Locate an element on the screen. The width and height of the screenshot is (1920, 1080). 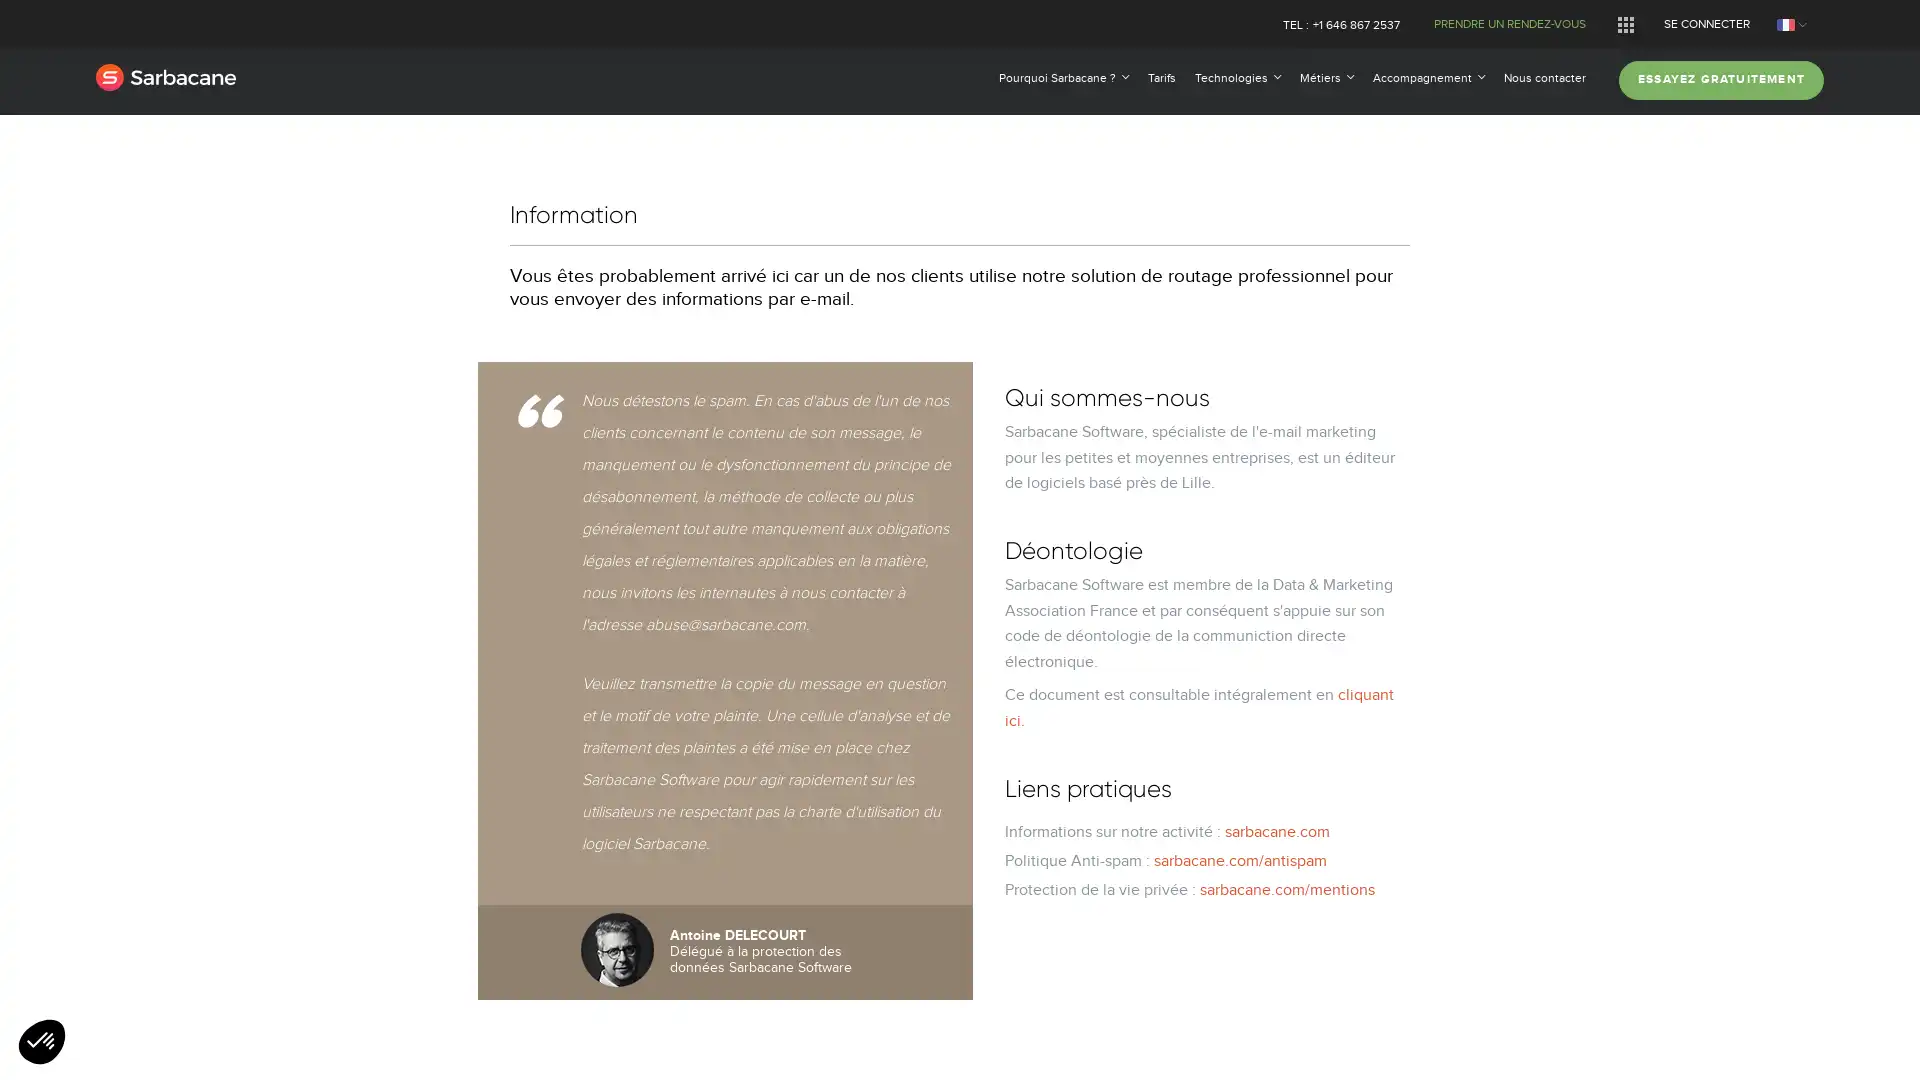
Consentements certifies par is located at coordinates (958, 641).